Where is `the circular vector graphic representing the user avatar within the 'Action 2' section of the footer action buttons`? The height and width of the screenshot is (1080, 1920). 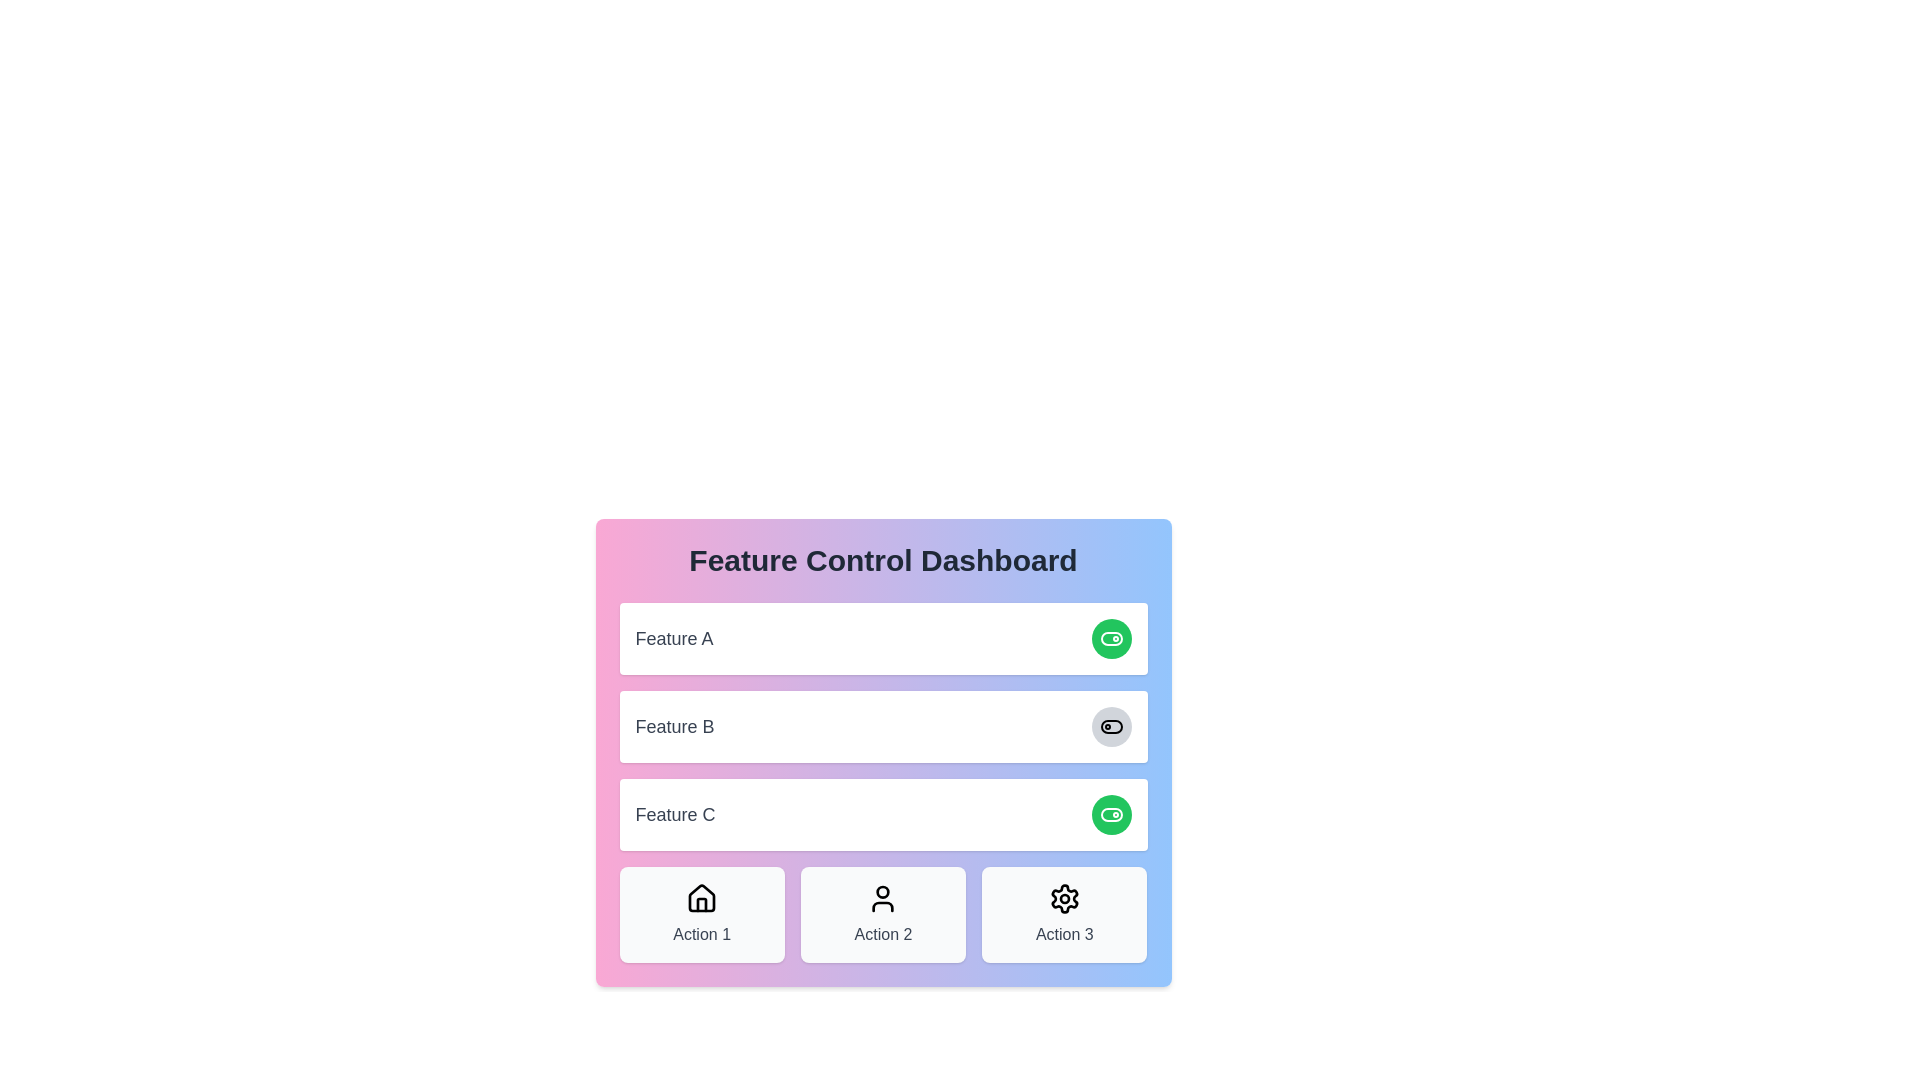 the circular vector graphic representing the user avatar within the 'Action 2' section of the footer action buttons is located at coordinates (882, 891).